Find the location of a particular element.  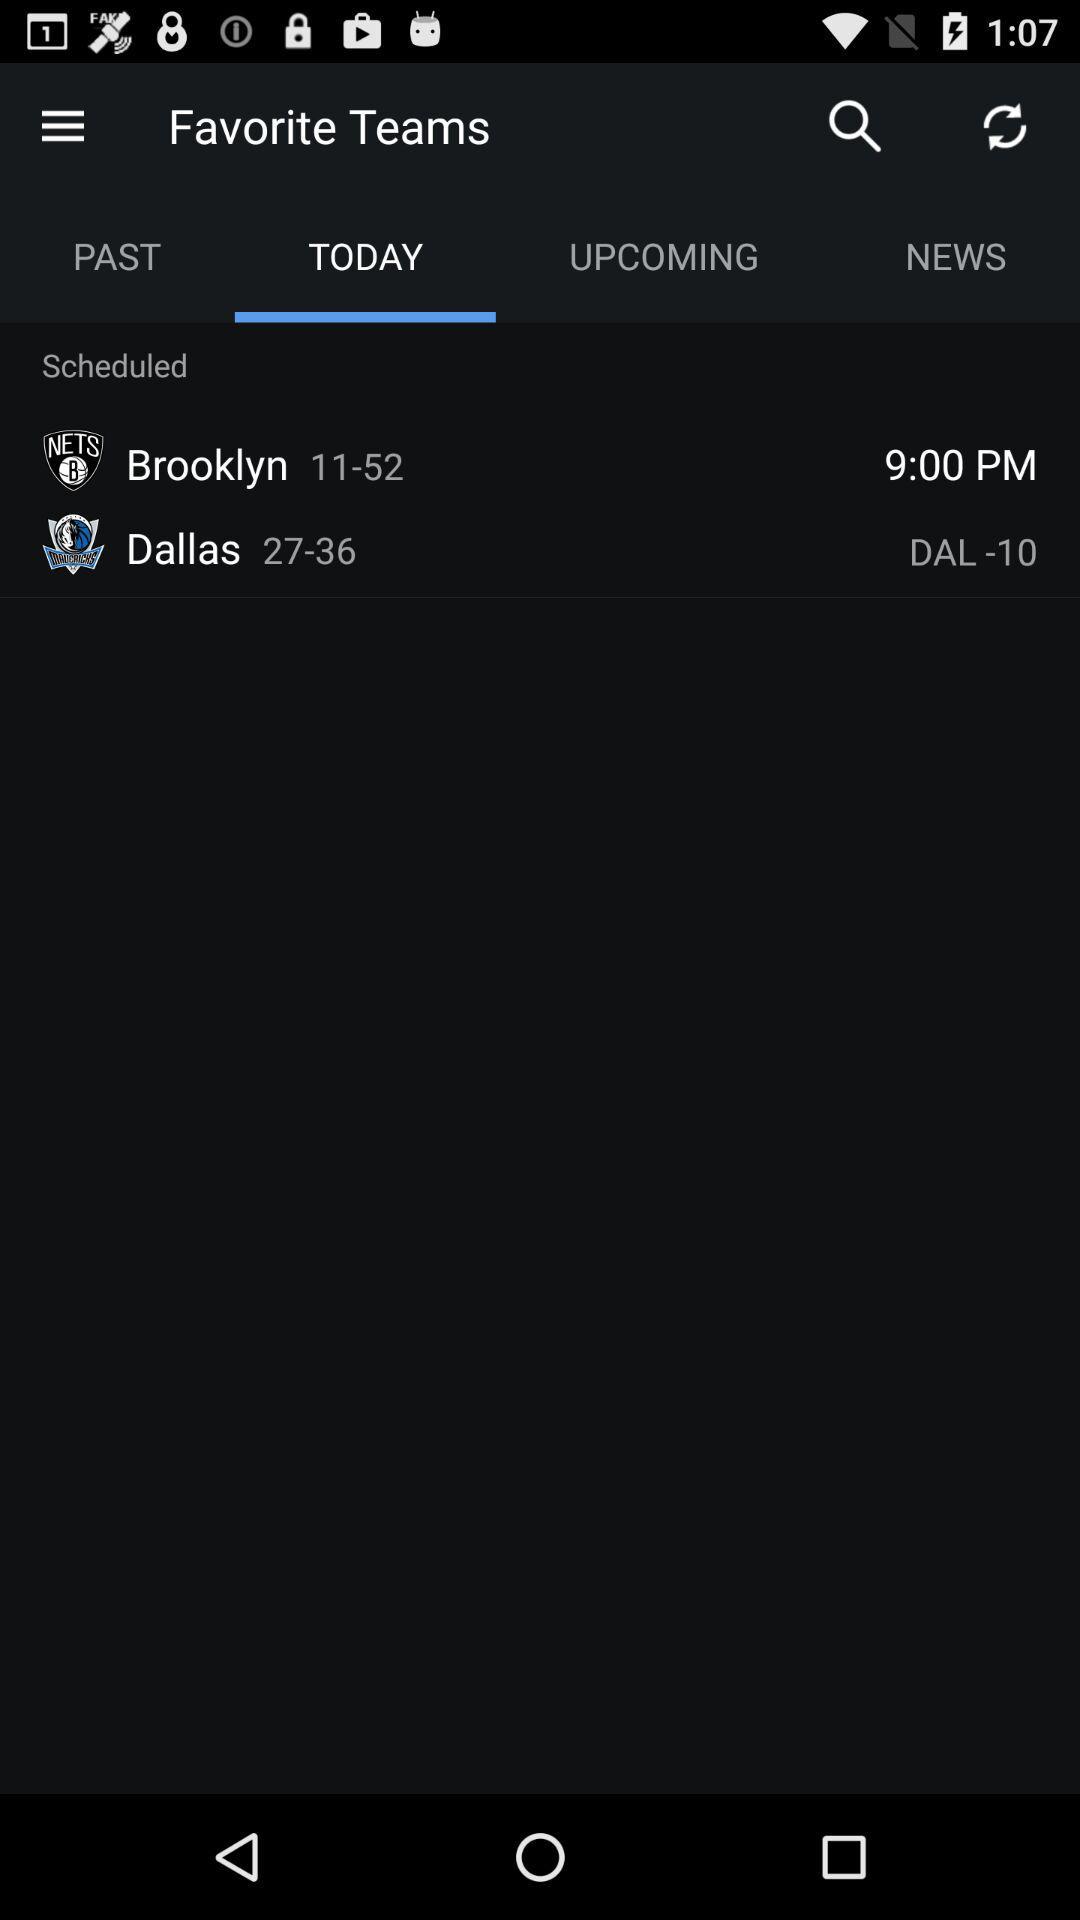

search is located at coordinates (855, 124).